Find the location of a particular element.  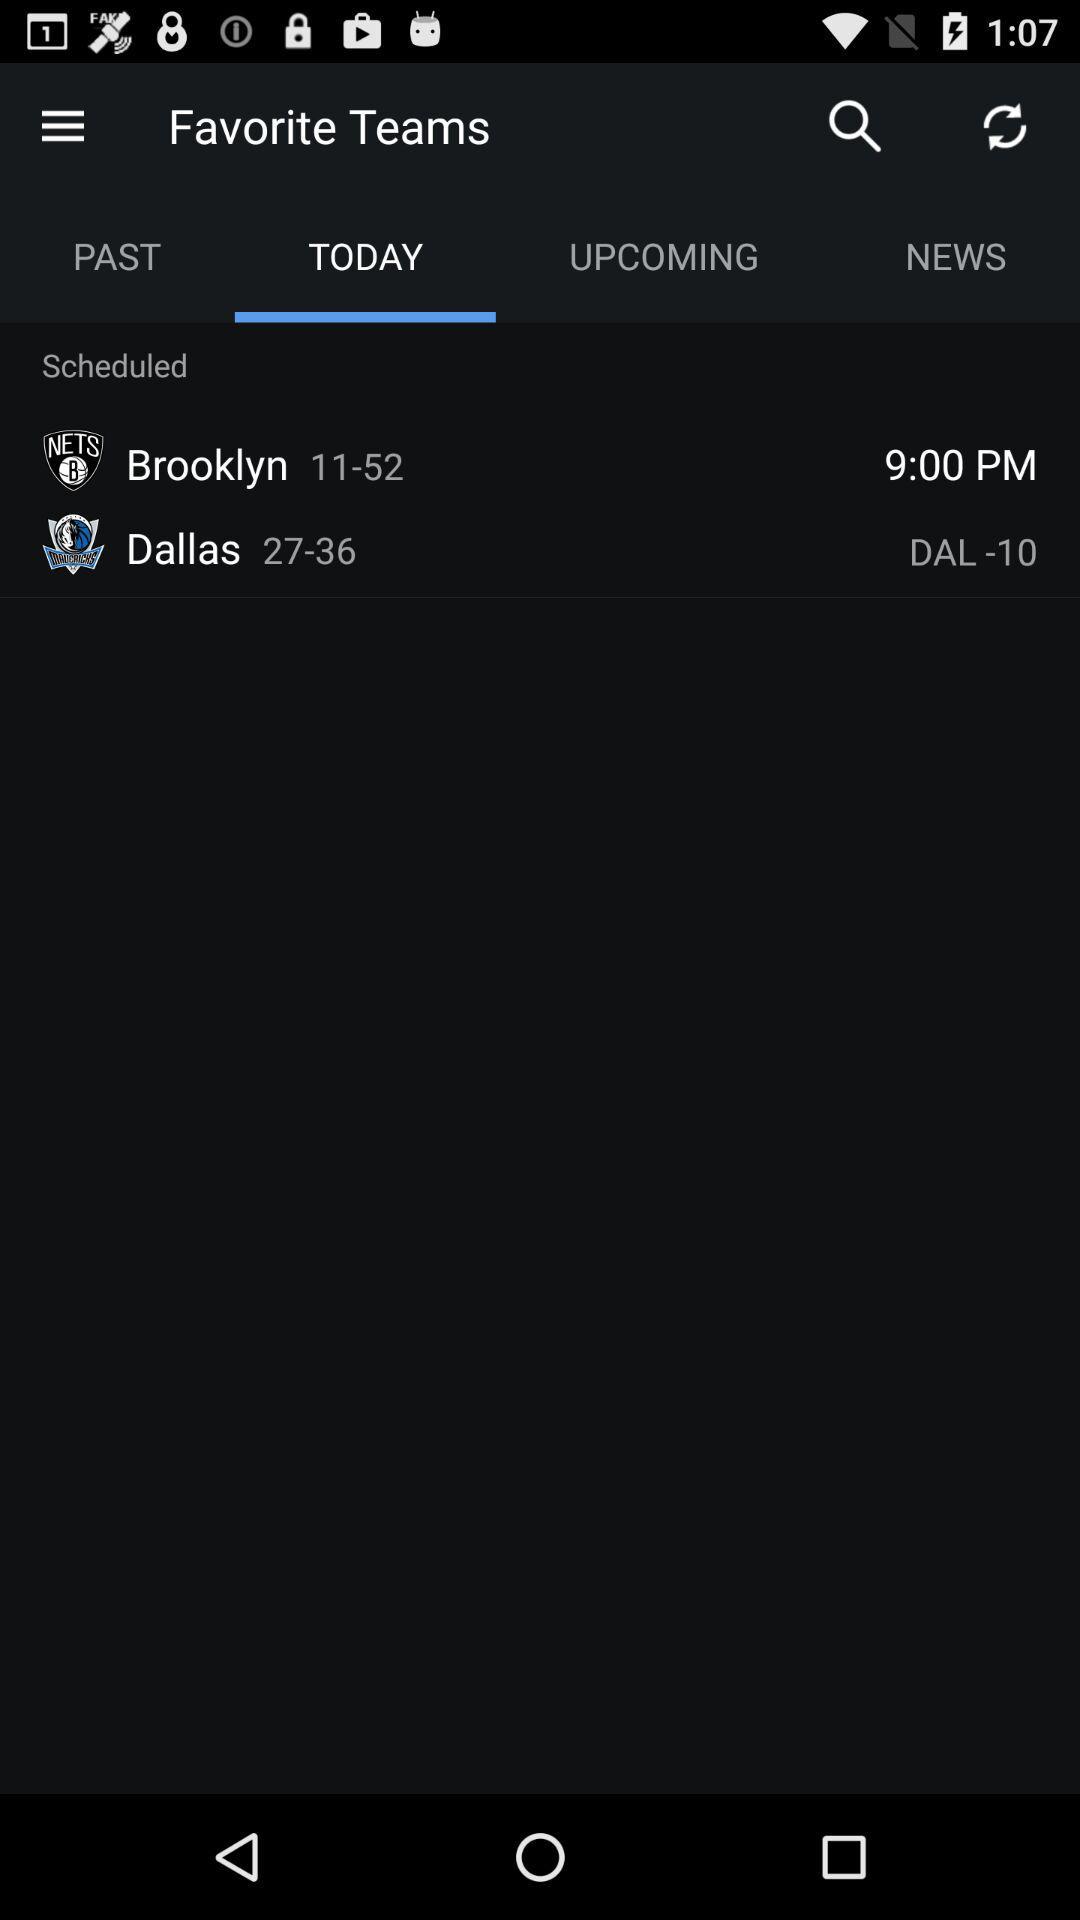

search is located at coordinates (855, 124).